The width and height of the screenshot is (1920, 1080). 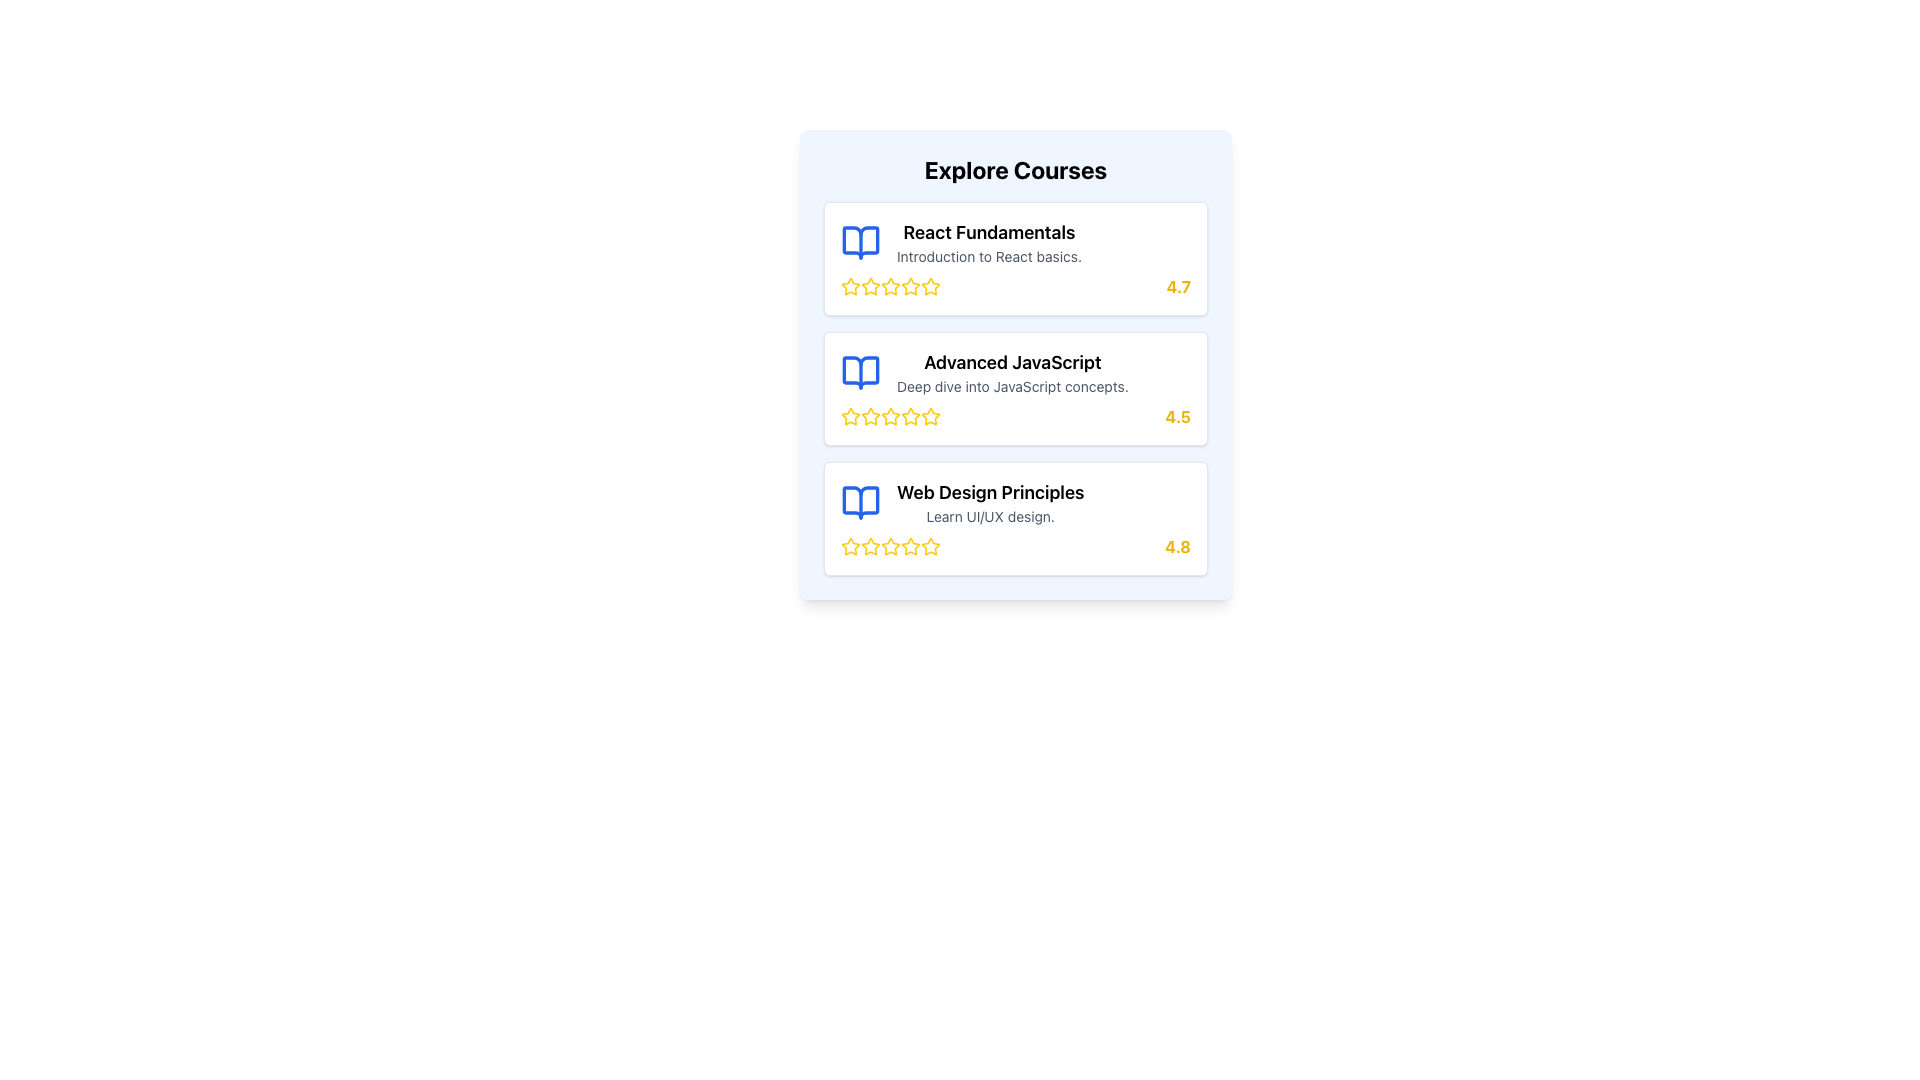 I want to click on the first star icon in the five-star rating system for the 'Web Design Principles' course to rate it, so click(x=850, y=547).